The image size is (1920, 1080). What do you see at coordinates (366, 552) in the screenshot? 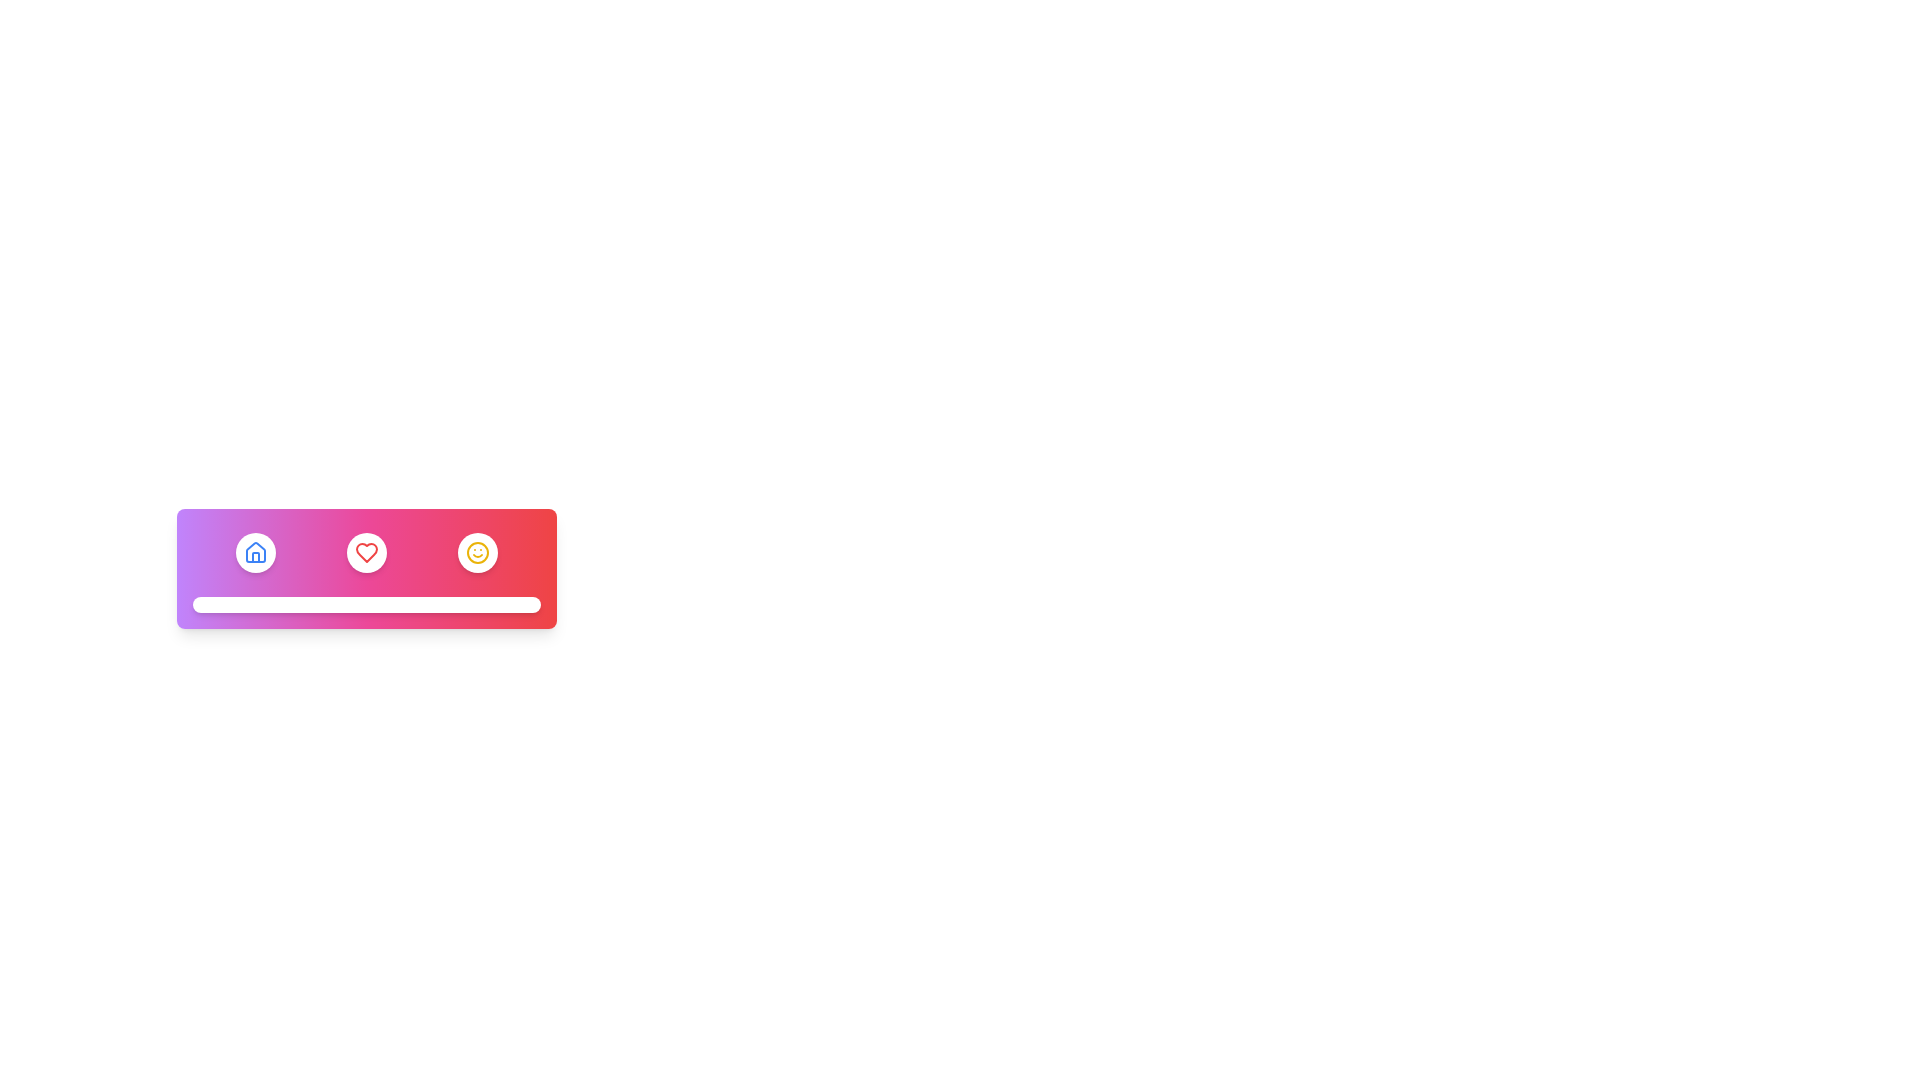
I see `the heart icon located in the center of the top-right button of the navigation bar` at bounding box center [366, 552].